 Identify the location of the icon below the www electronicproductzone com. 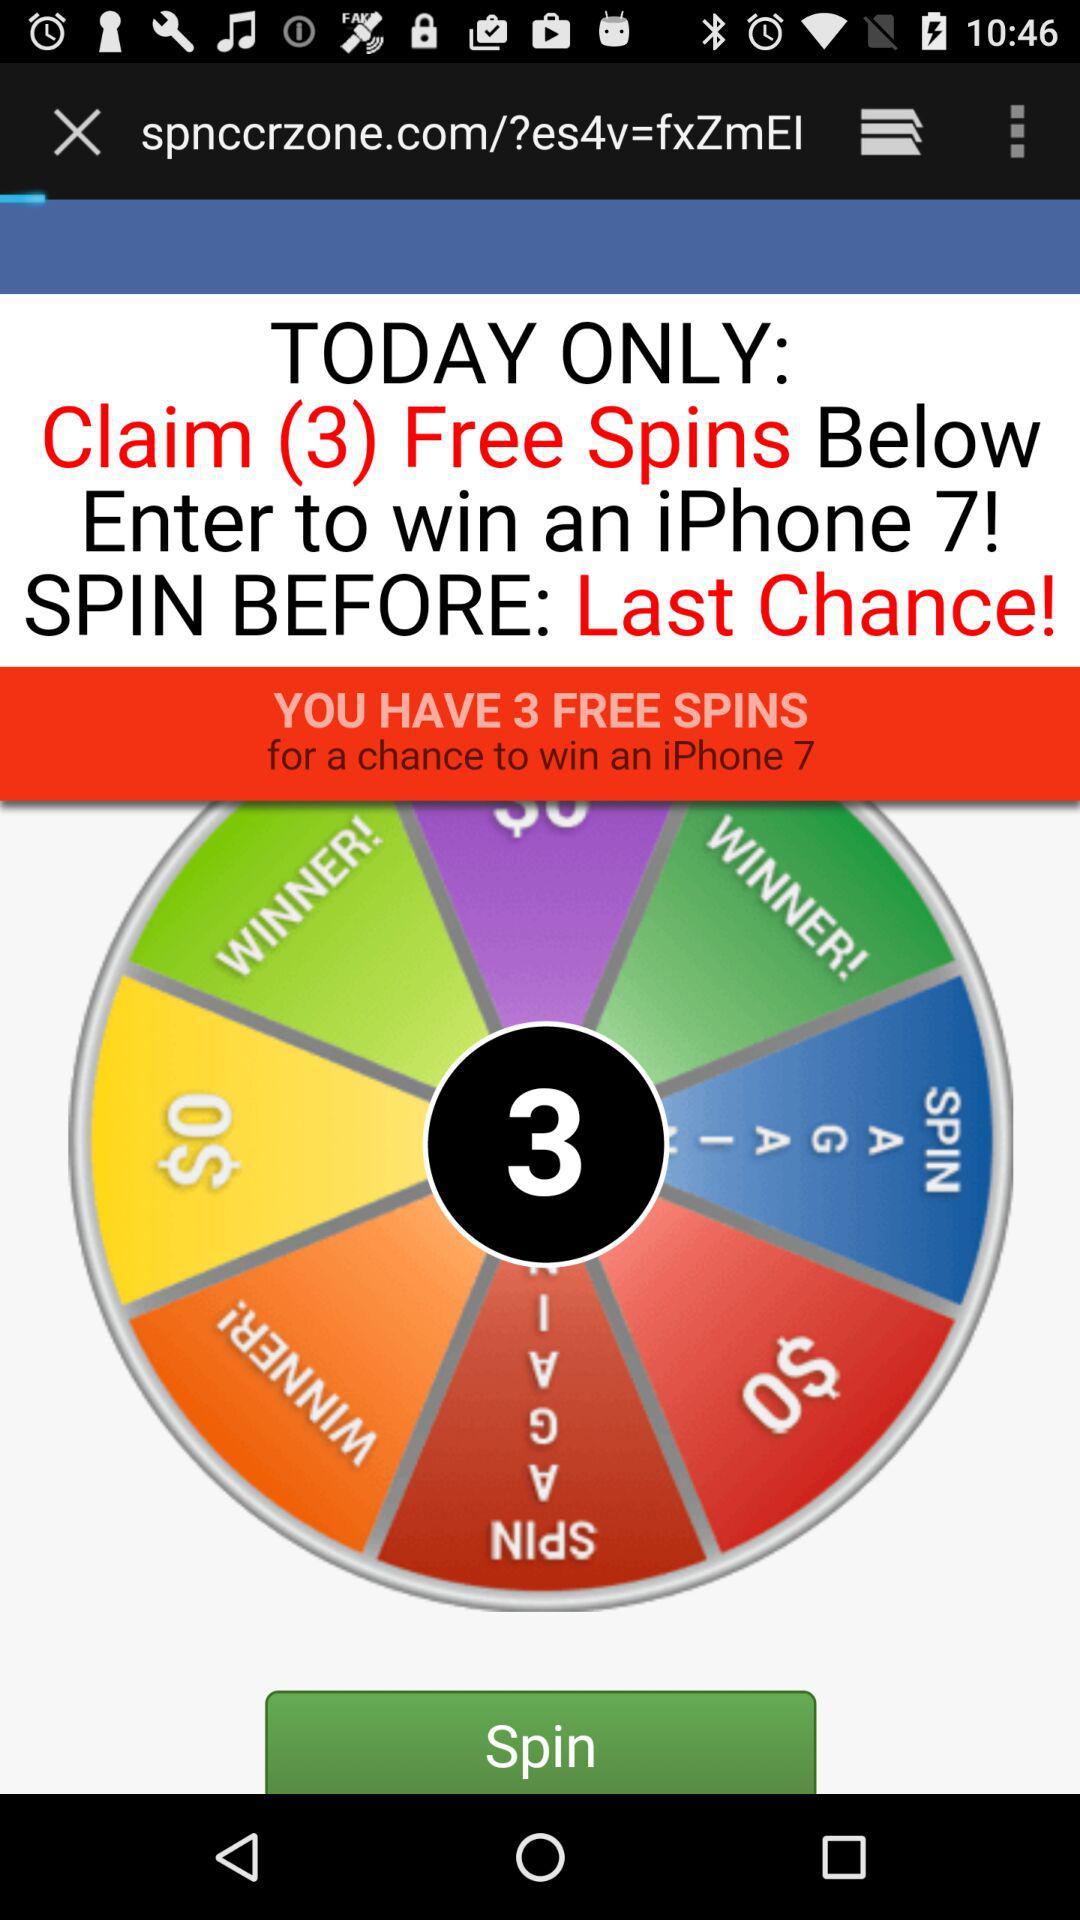
(540, 996).